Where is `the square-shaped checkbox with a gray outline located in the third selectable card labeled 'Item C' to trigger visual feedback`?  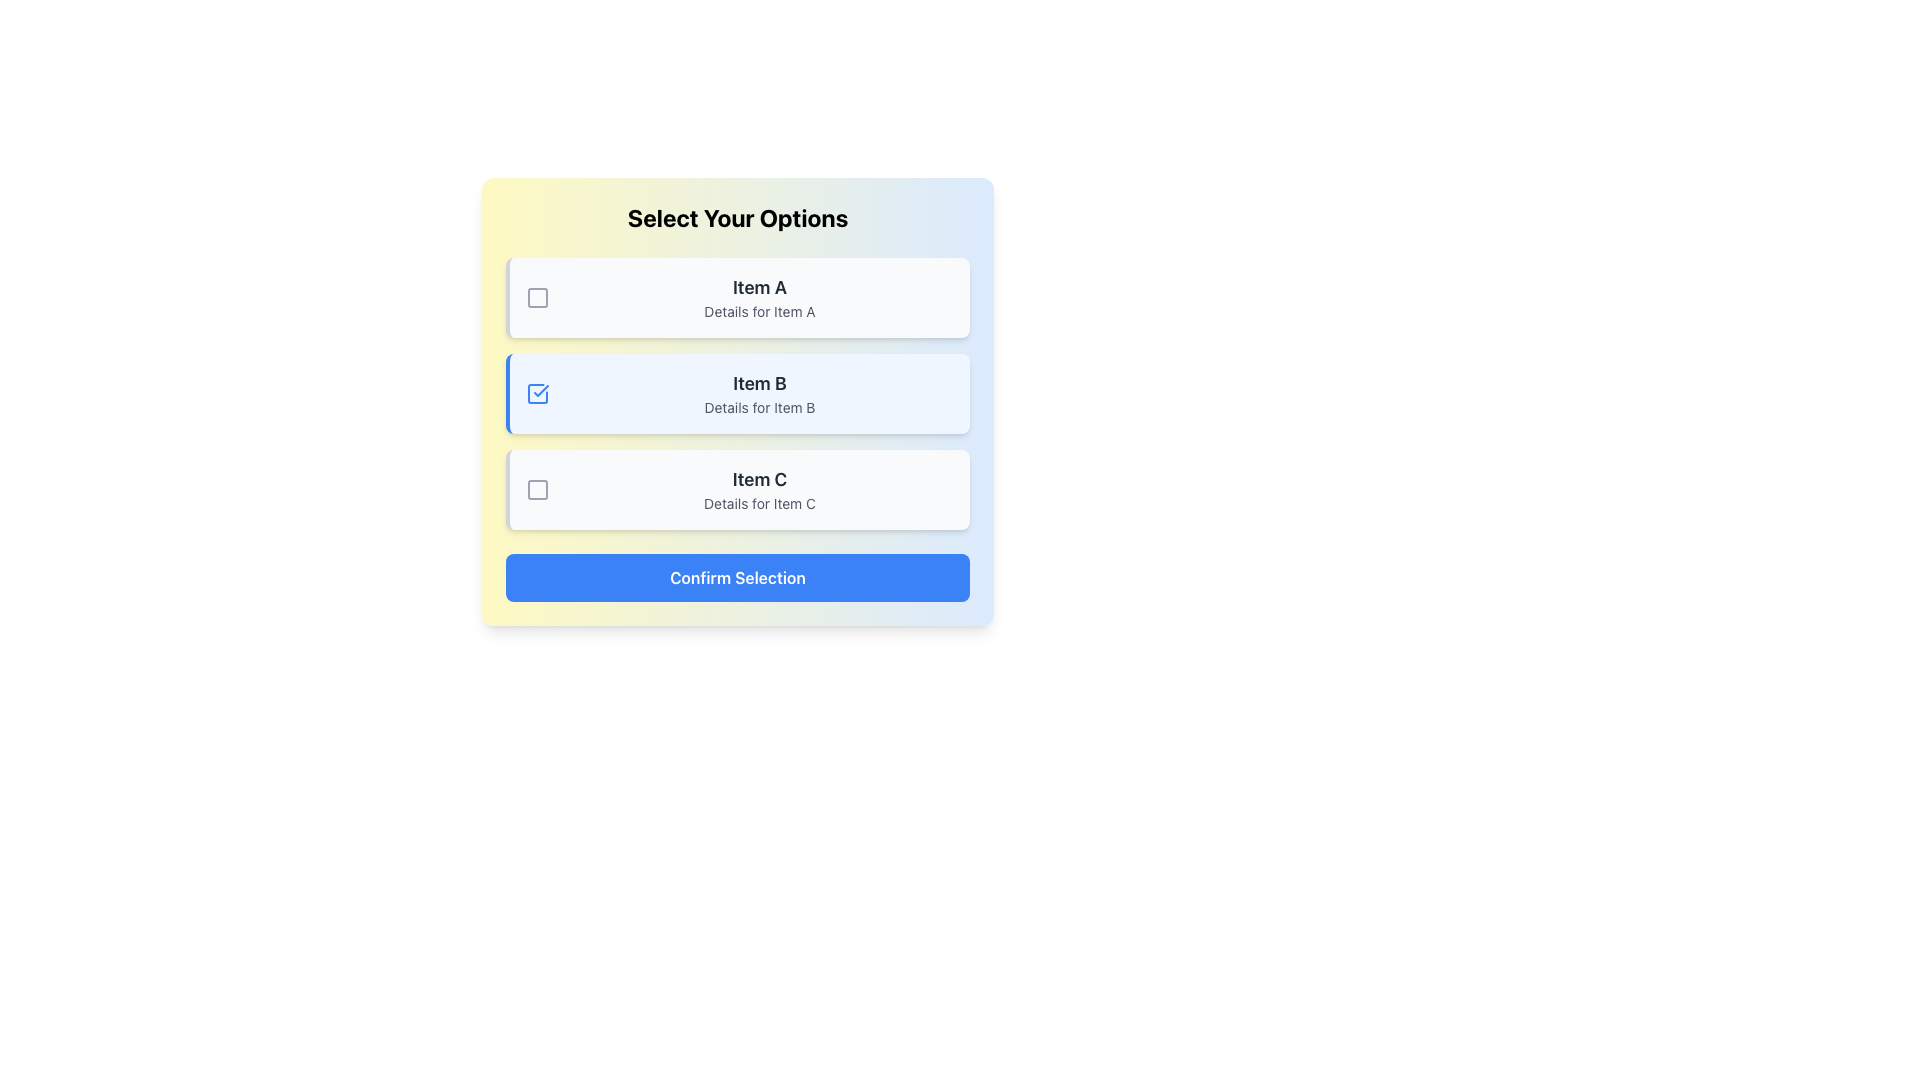
the square-shaped checkbox with a gray outline located in the third selectable card labeled 'Item C' to trigger visual feedback is located at coordinates (537, 489).